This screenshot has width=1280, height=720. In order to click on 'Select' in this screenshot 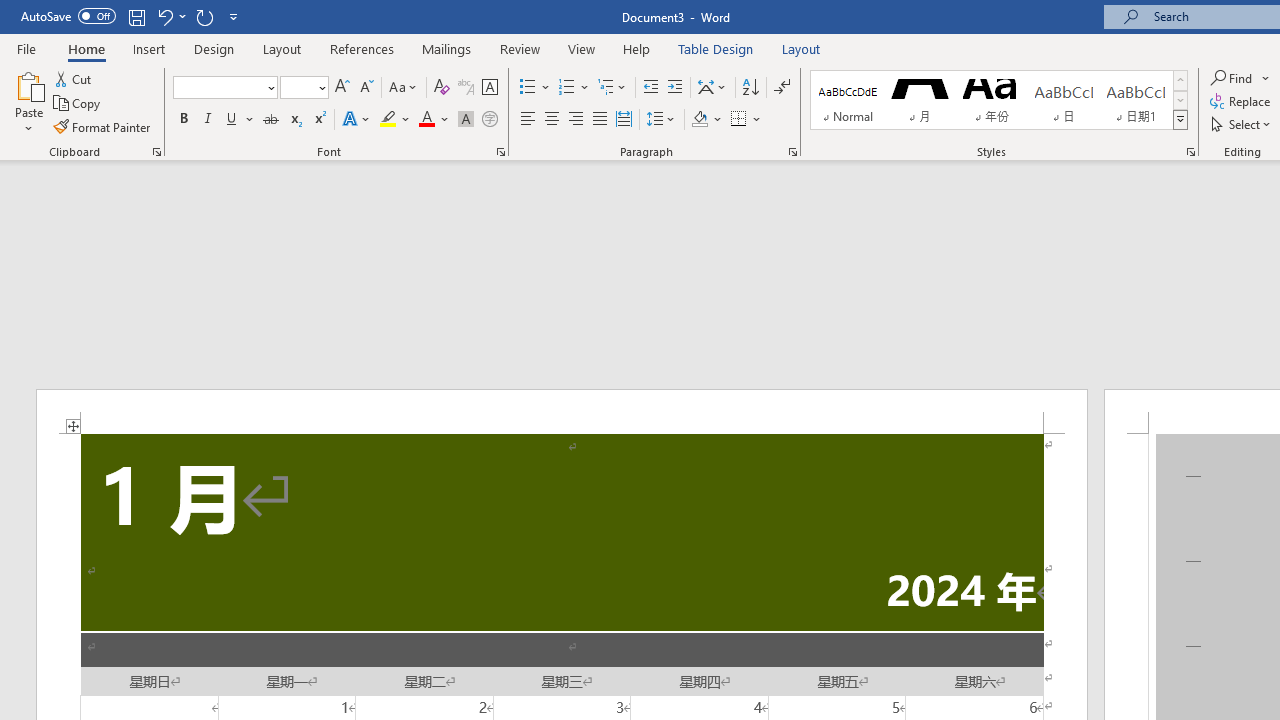, I will do `click(1241, 124)`.